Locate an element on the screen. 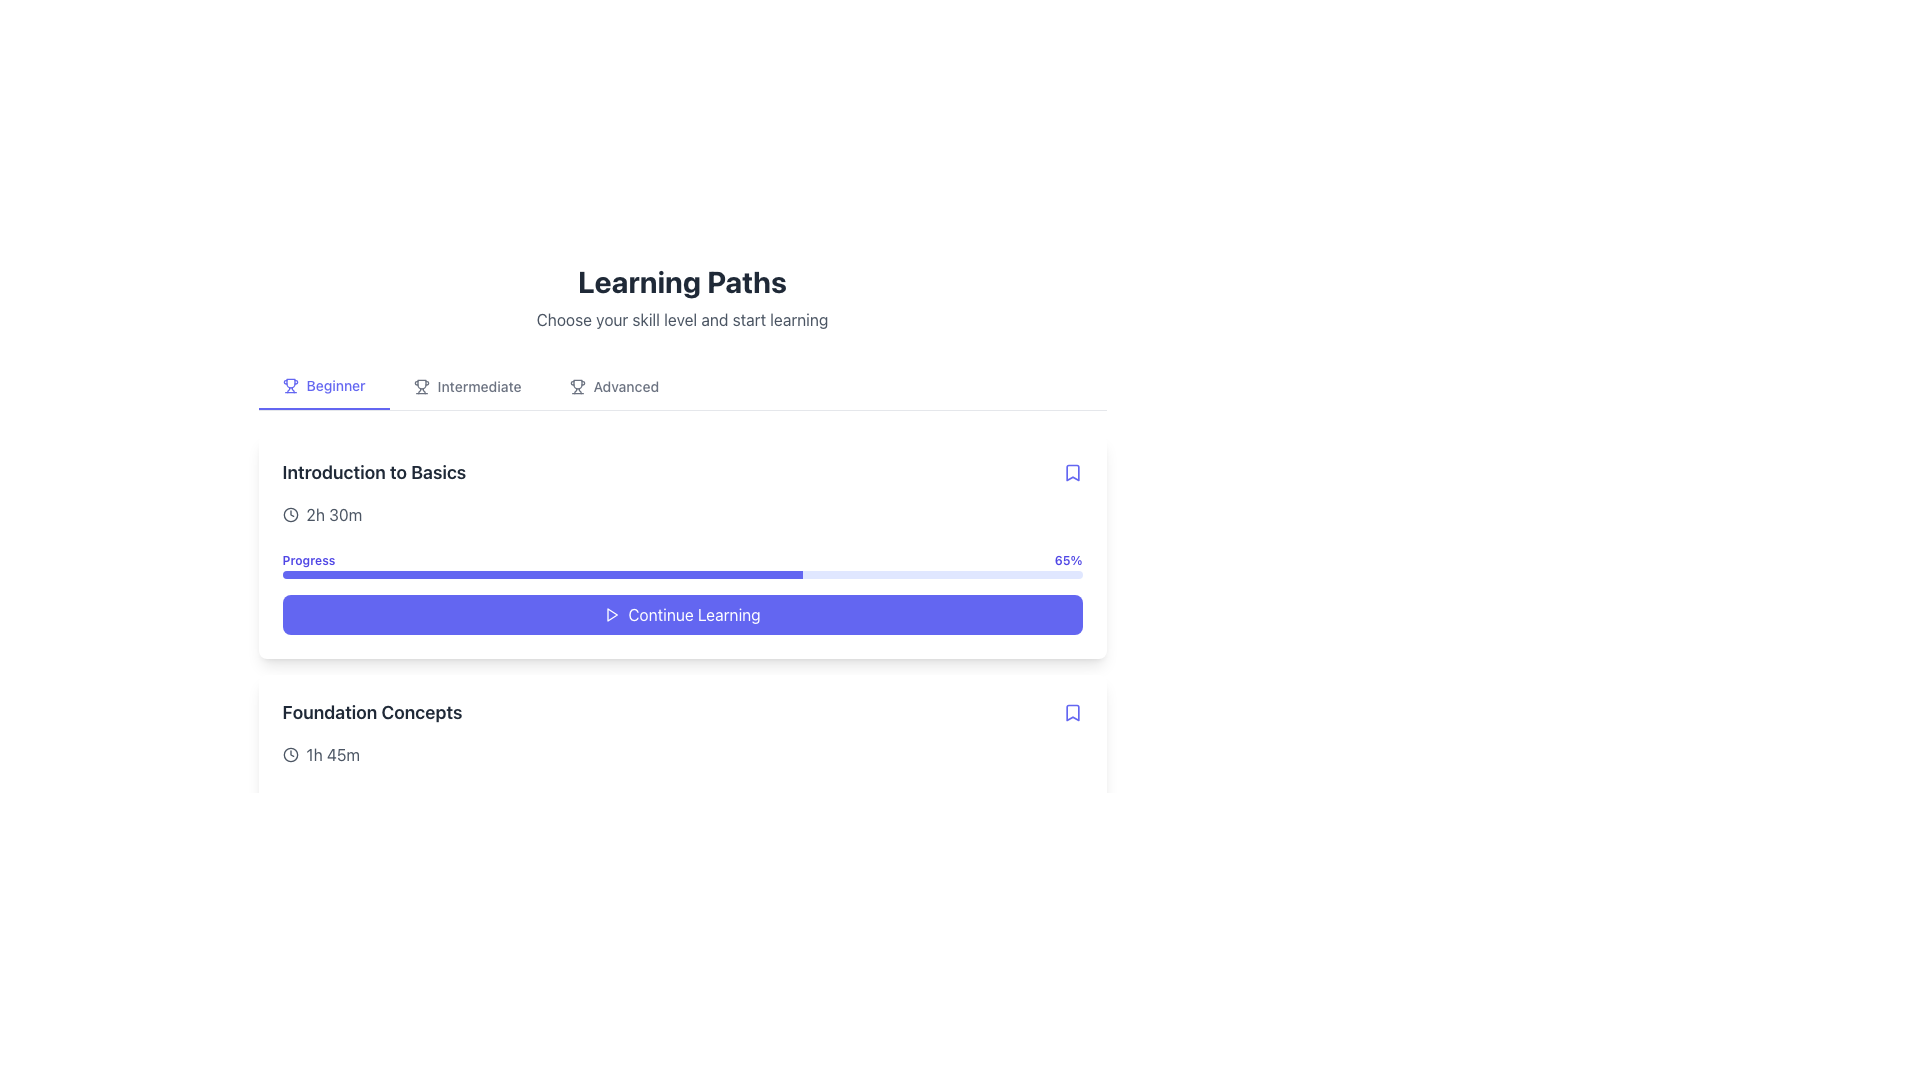 The height and width of the screenshot is (1080, 1920). the filled portion of the progress bar, which visually indicates the completion percentage of a task, located beneath the 'Introduction to Basics' label and above the 'Continue Learning' button is located at coordinates (542, 574).